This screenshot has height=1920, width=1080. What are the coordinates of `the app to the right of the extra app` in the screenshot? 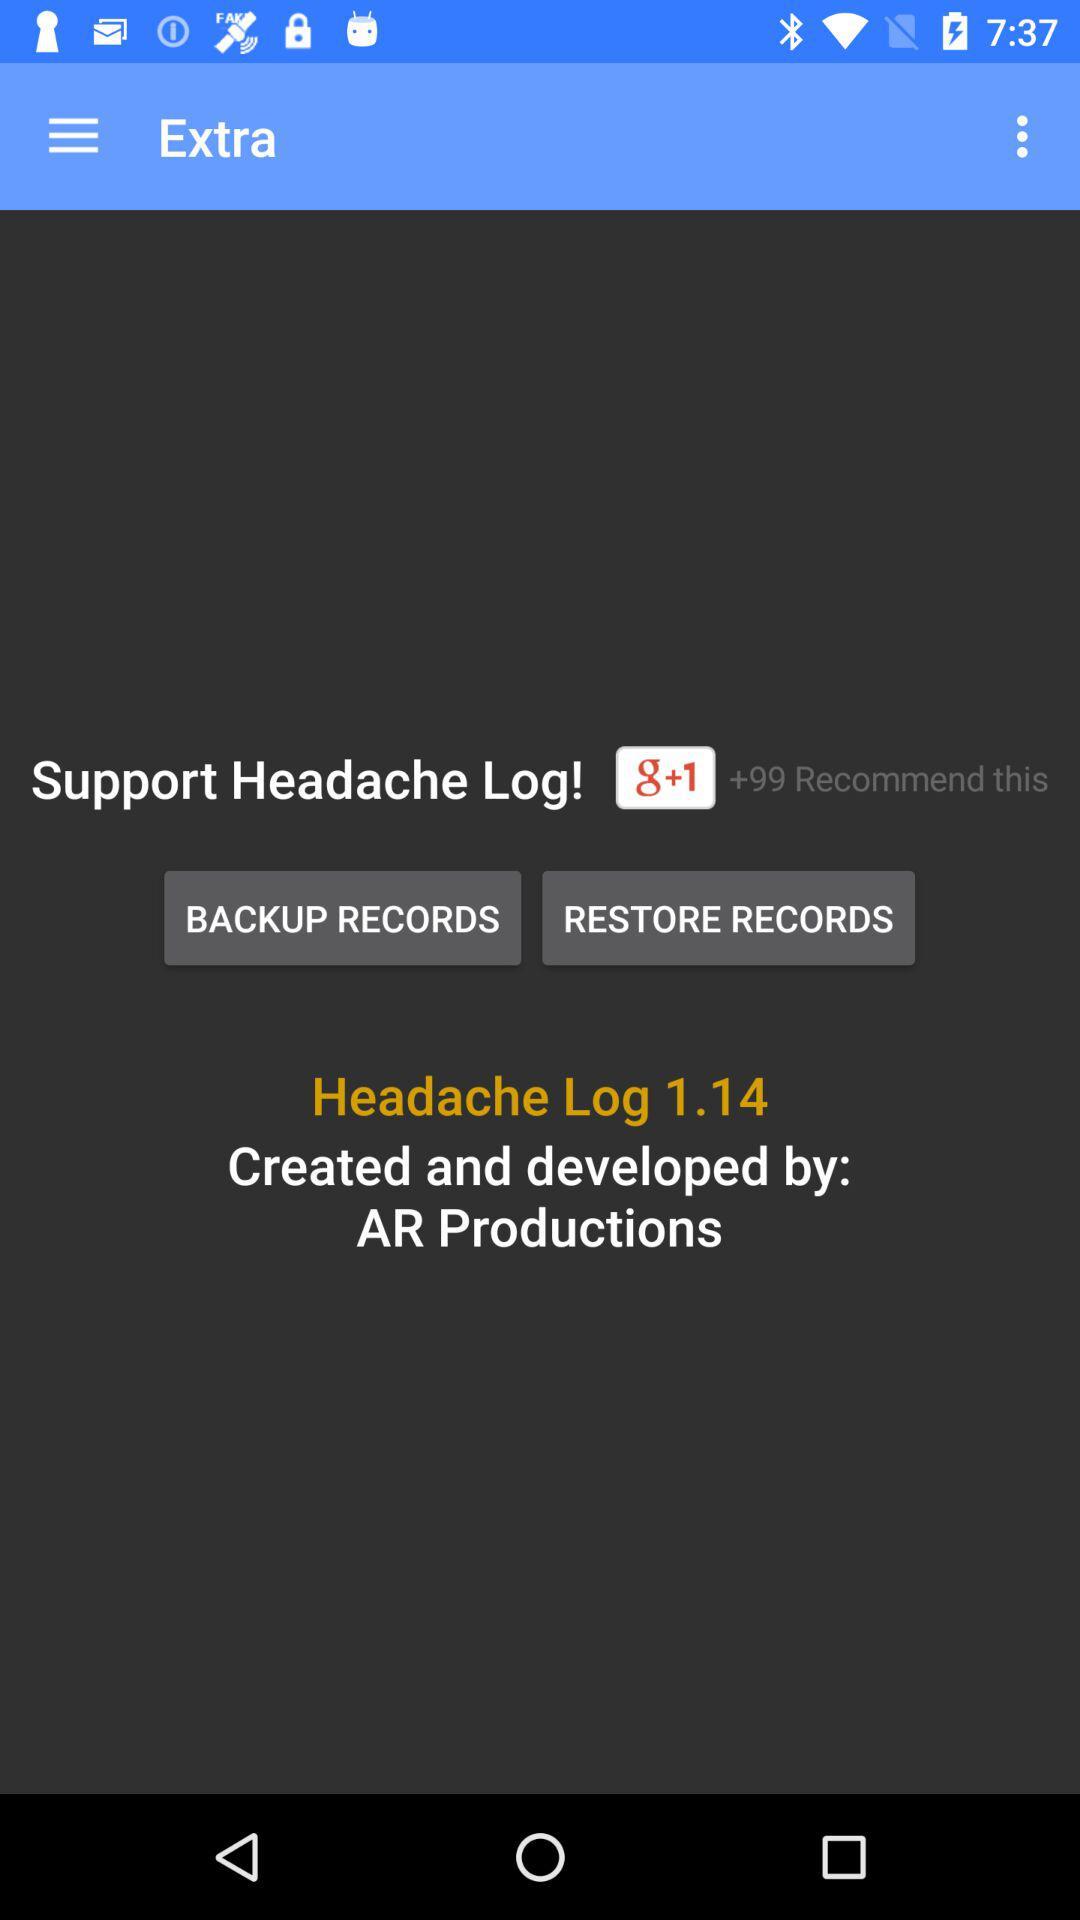 It's located at (1027, 135).